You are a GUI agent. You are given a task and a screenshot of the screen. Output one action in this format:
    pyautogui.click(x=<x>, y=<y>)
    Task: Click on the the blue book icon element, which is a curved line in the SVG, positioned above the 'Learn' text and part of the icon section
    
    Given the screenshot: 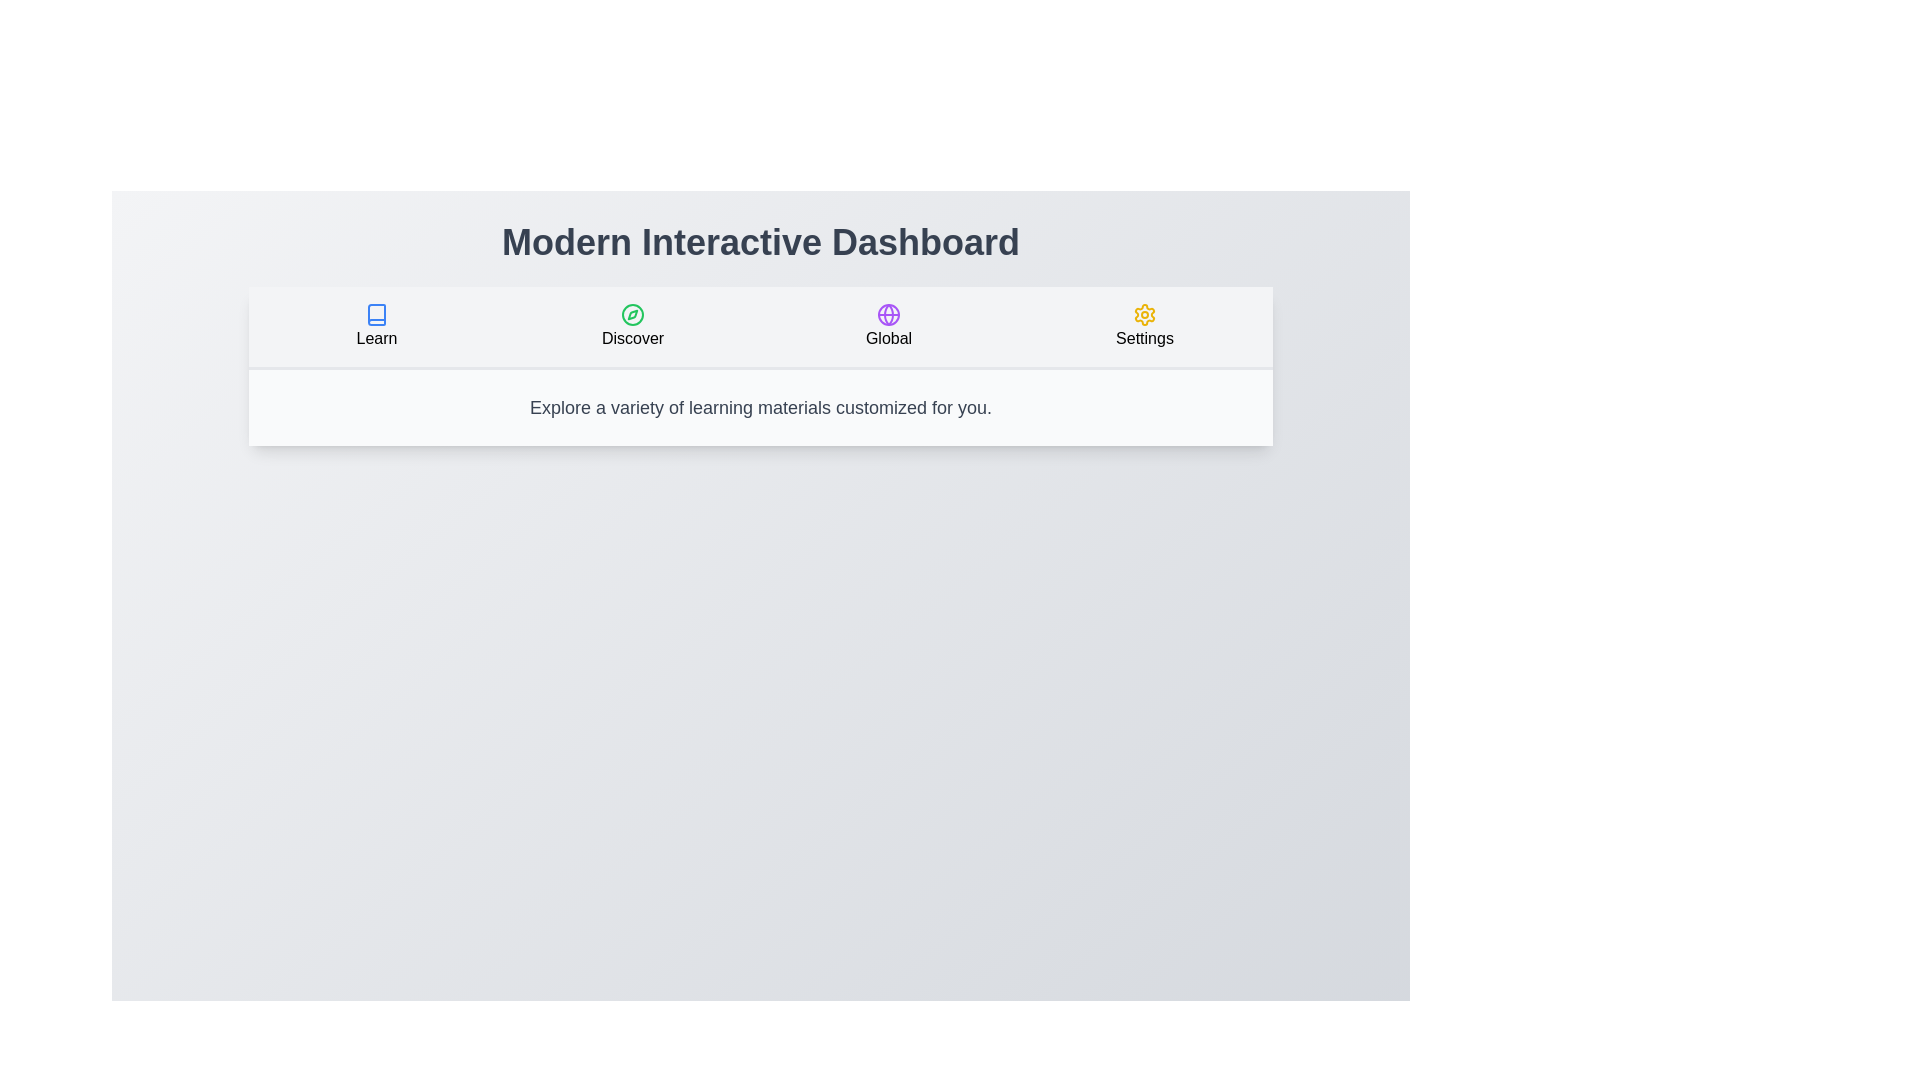 What is the action you would take?
    pyautogui.click(x=377, y=315)
    